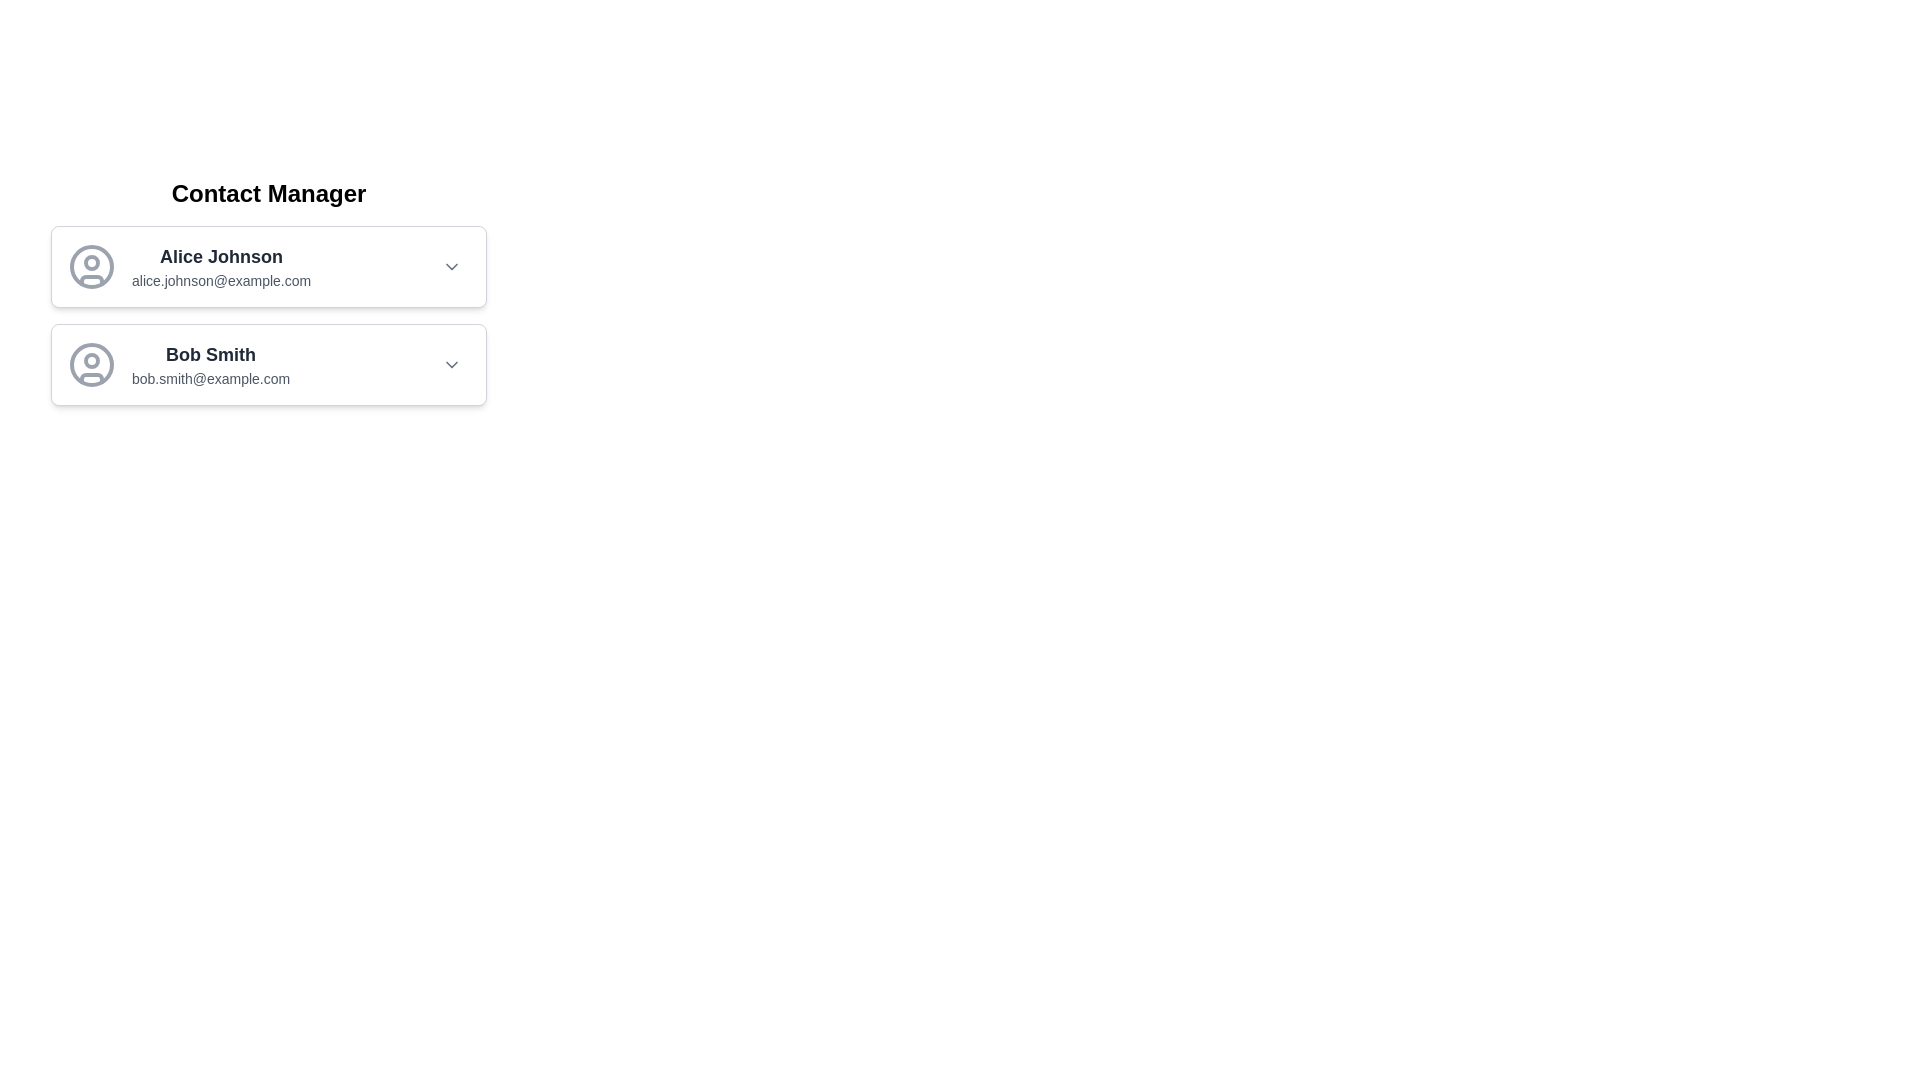  I want to click on email address displayed in the text label element showing 'bob.smith@example.com', which is located below the name 'Bob Smith' in the contact list, so click(211, 378).